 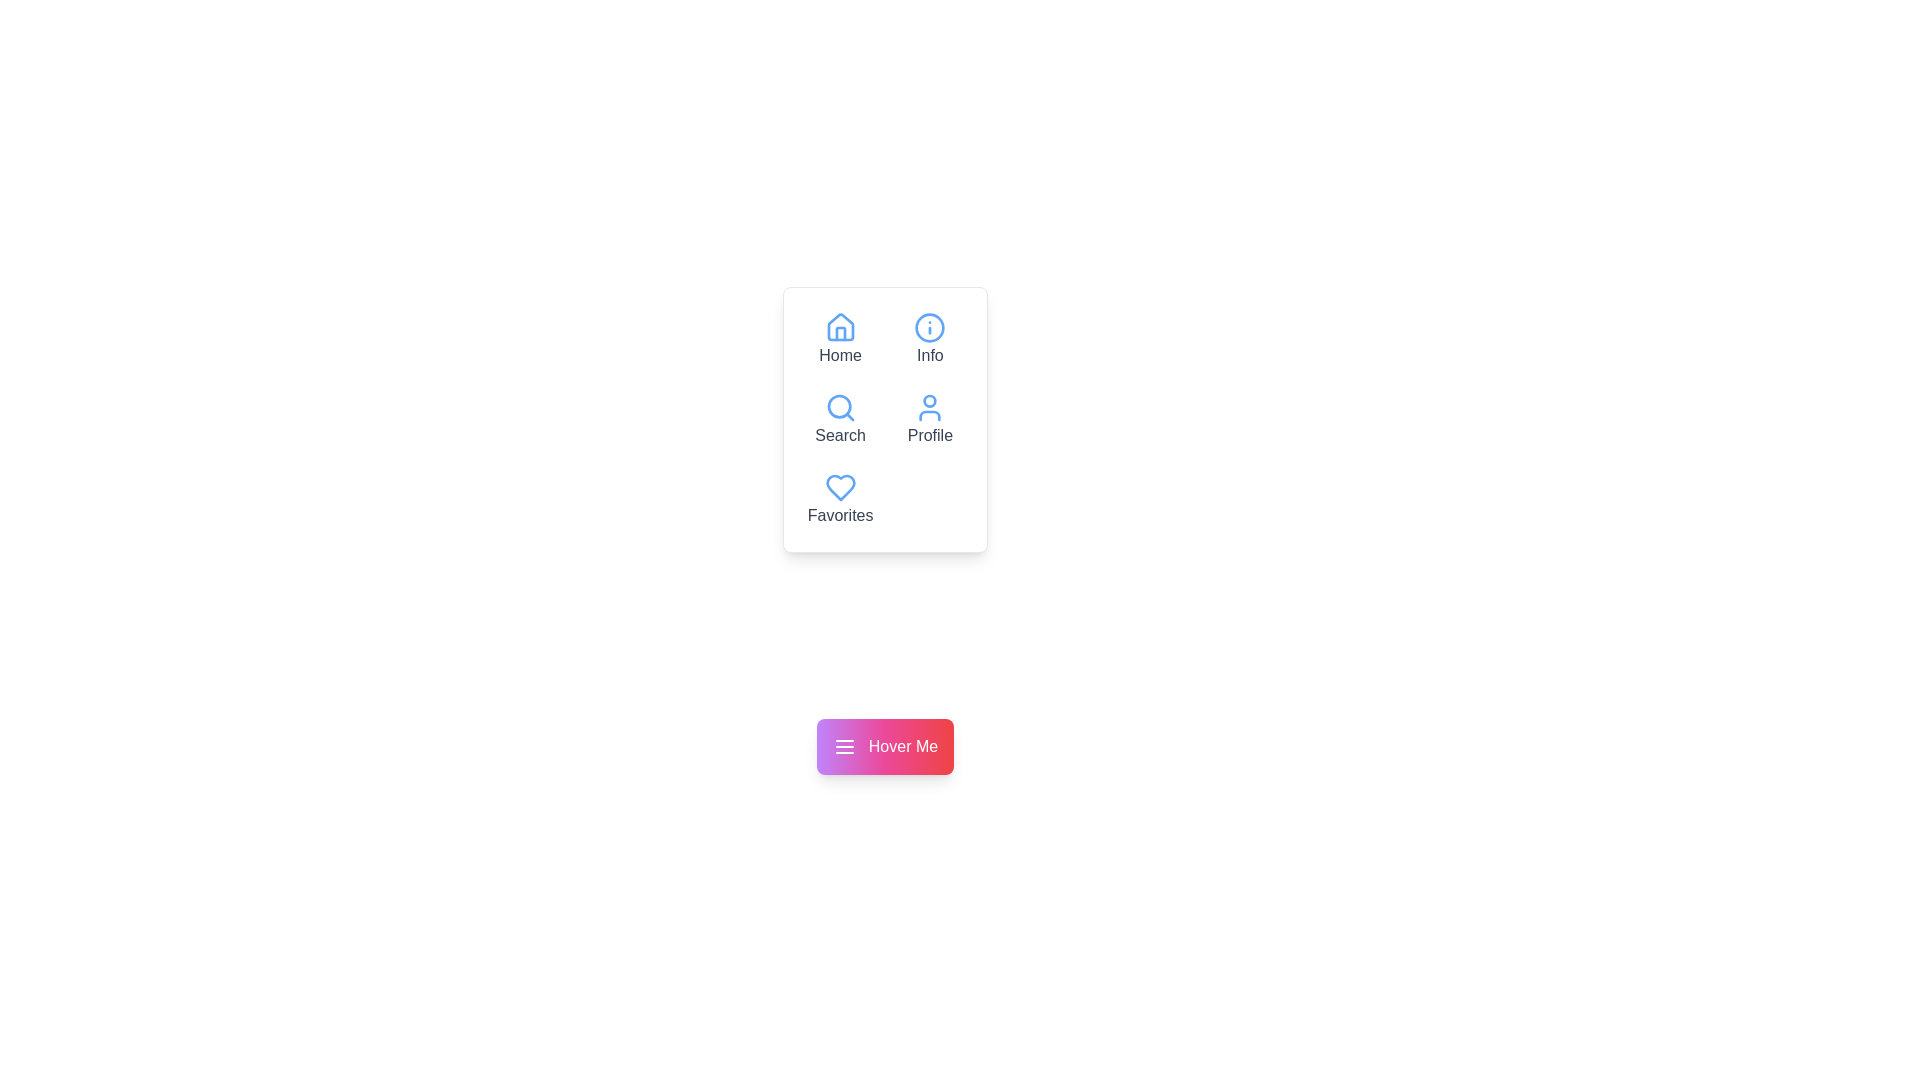 What do you see at coordinates (929, 419) in the screenshot?
I see `the 'Profile' icon button` at bounding box center [929, 419].